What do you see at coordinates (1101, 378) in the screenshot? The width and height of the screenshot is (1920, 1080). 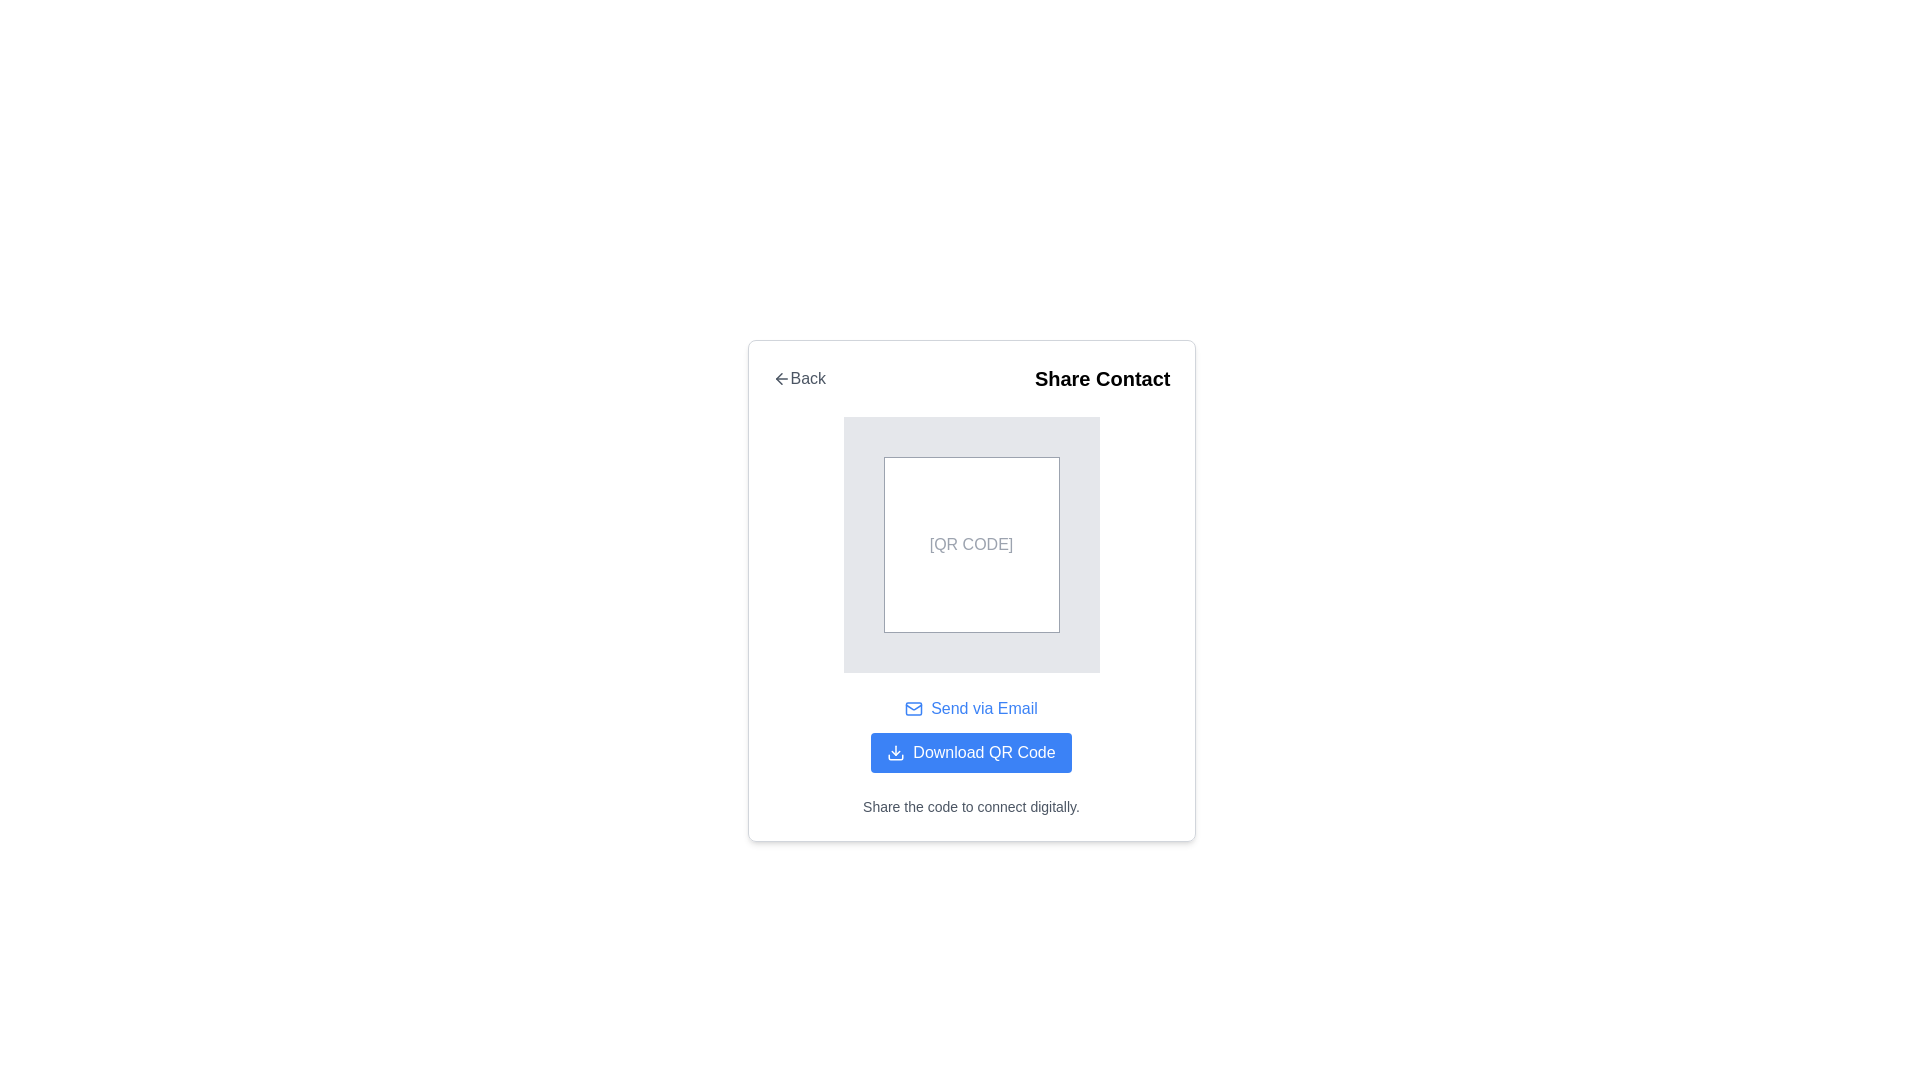 I see `the label located at the top-right corner of the header section, which provides context about the page's purpose` at bounding box center [1101, 378].